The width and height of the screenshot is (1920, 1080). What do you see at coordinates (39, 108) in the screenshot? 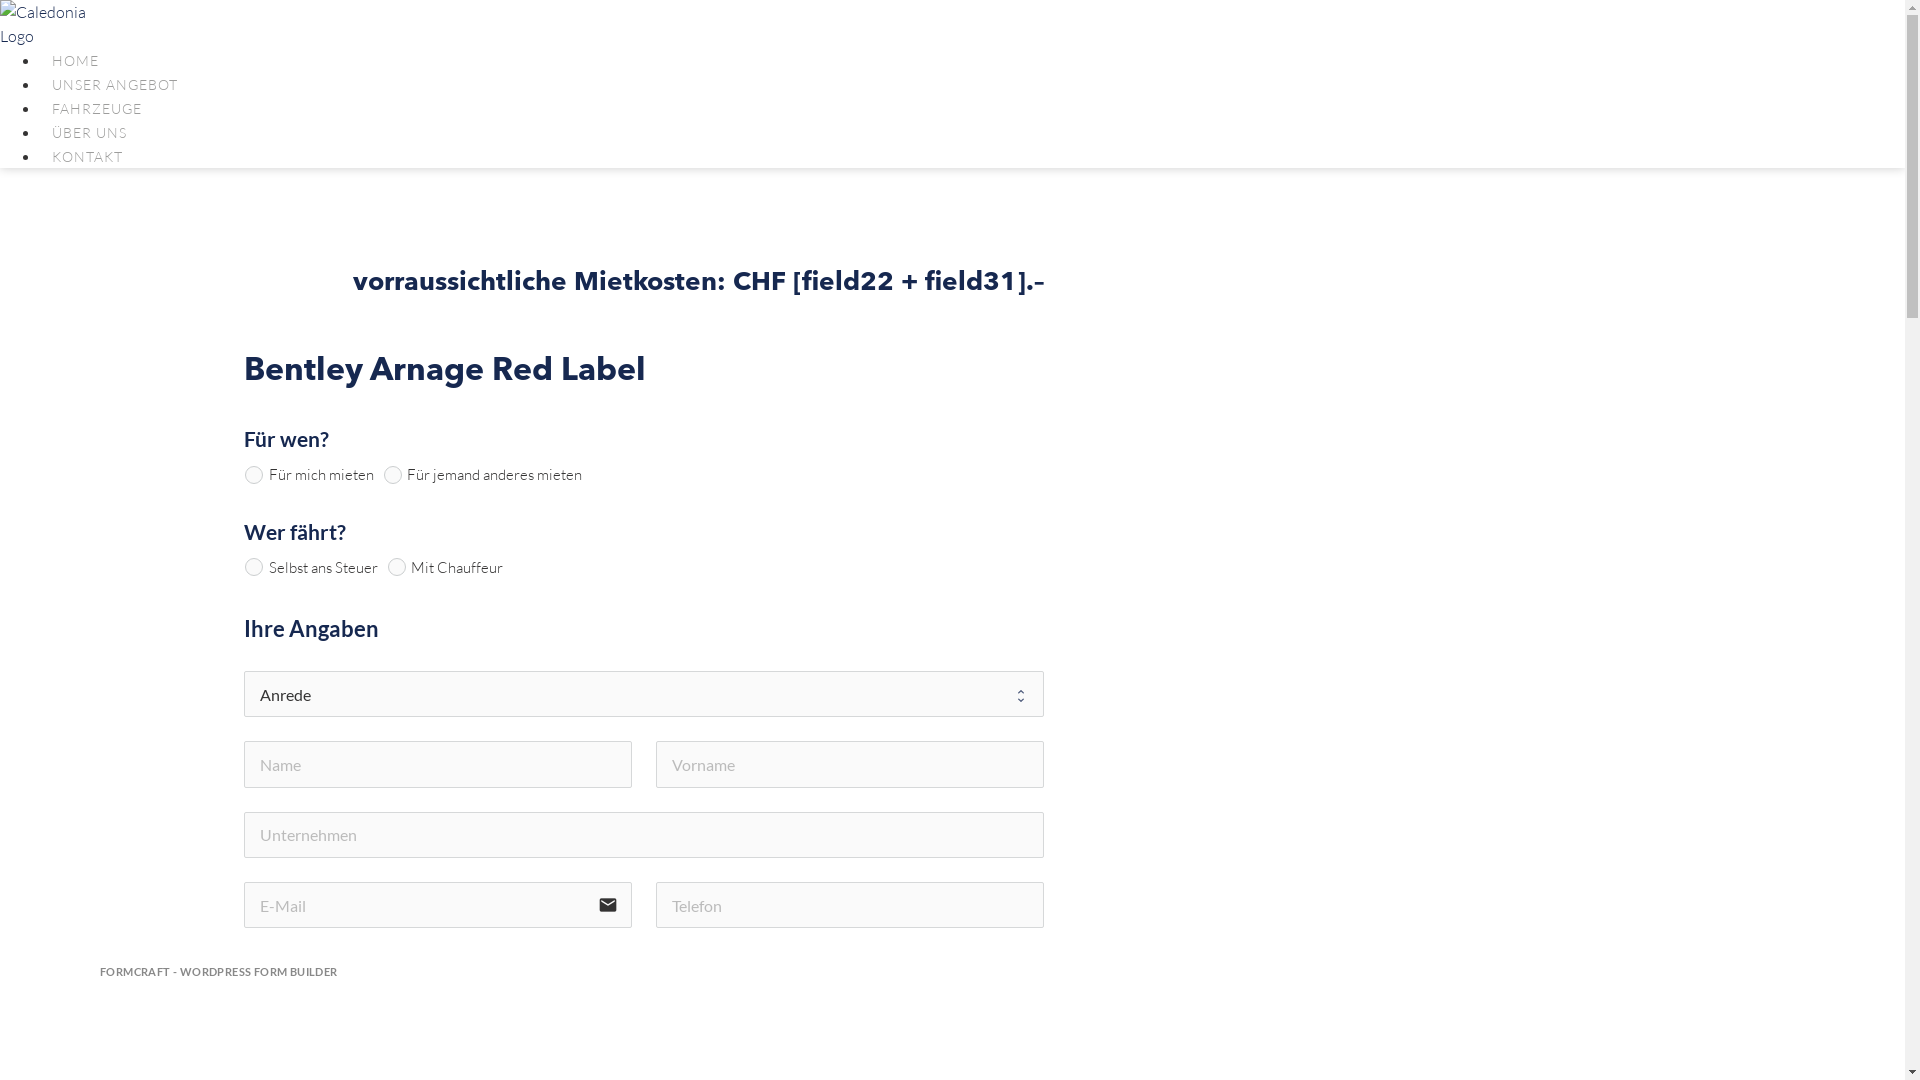
I see `'FAHRZEUGE'` at bounding box center [39, 108].